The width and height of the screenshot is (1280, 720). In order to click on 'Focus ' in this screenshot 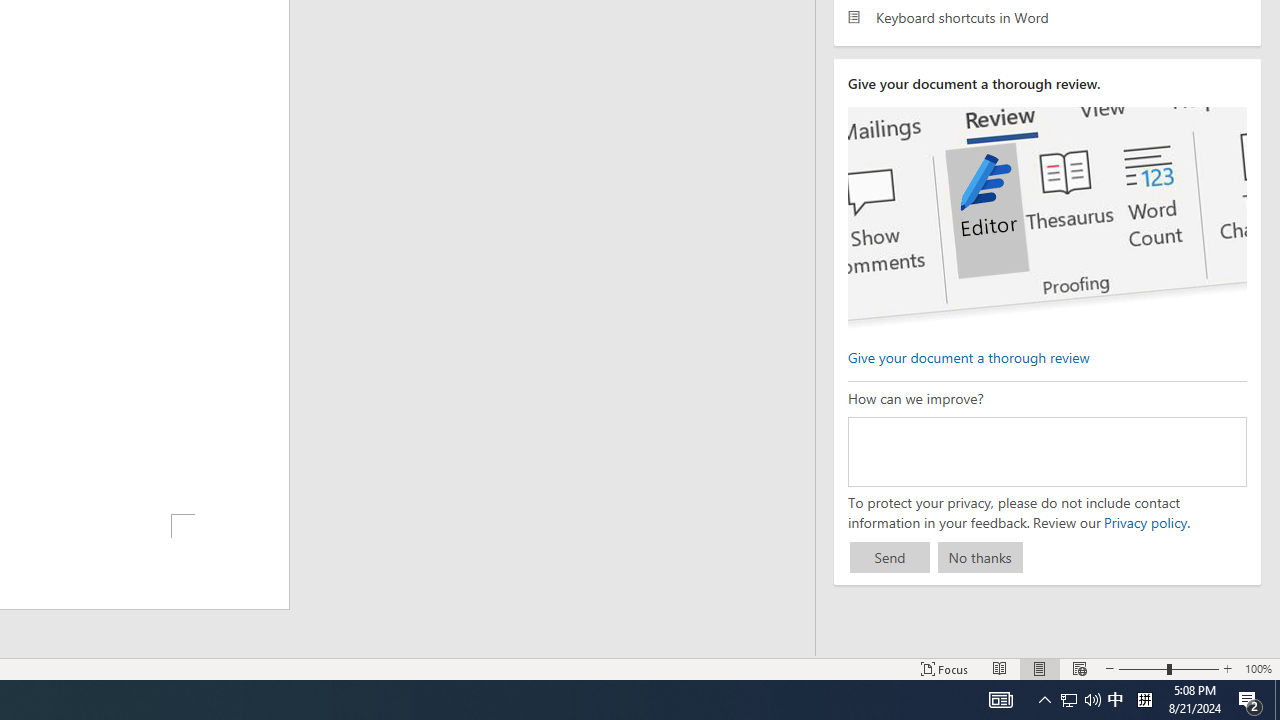, I will do `click(943, 669)`.